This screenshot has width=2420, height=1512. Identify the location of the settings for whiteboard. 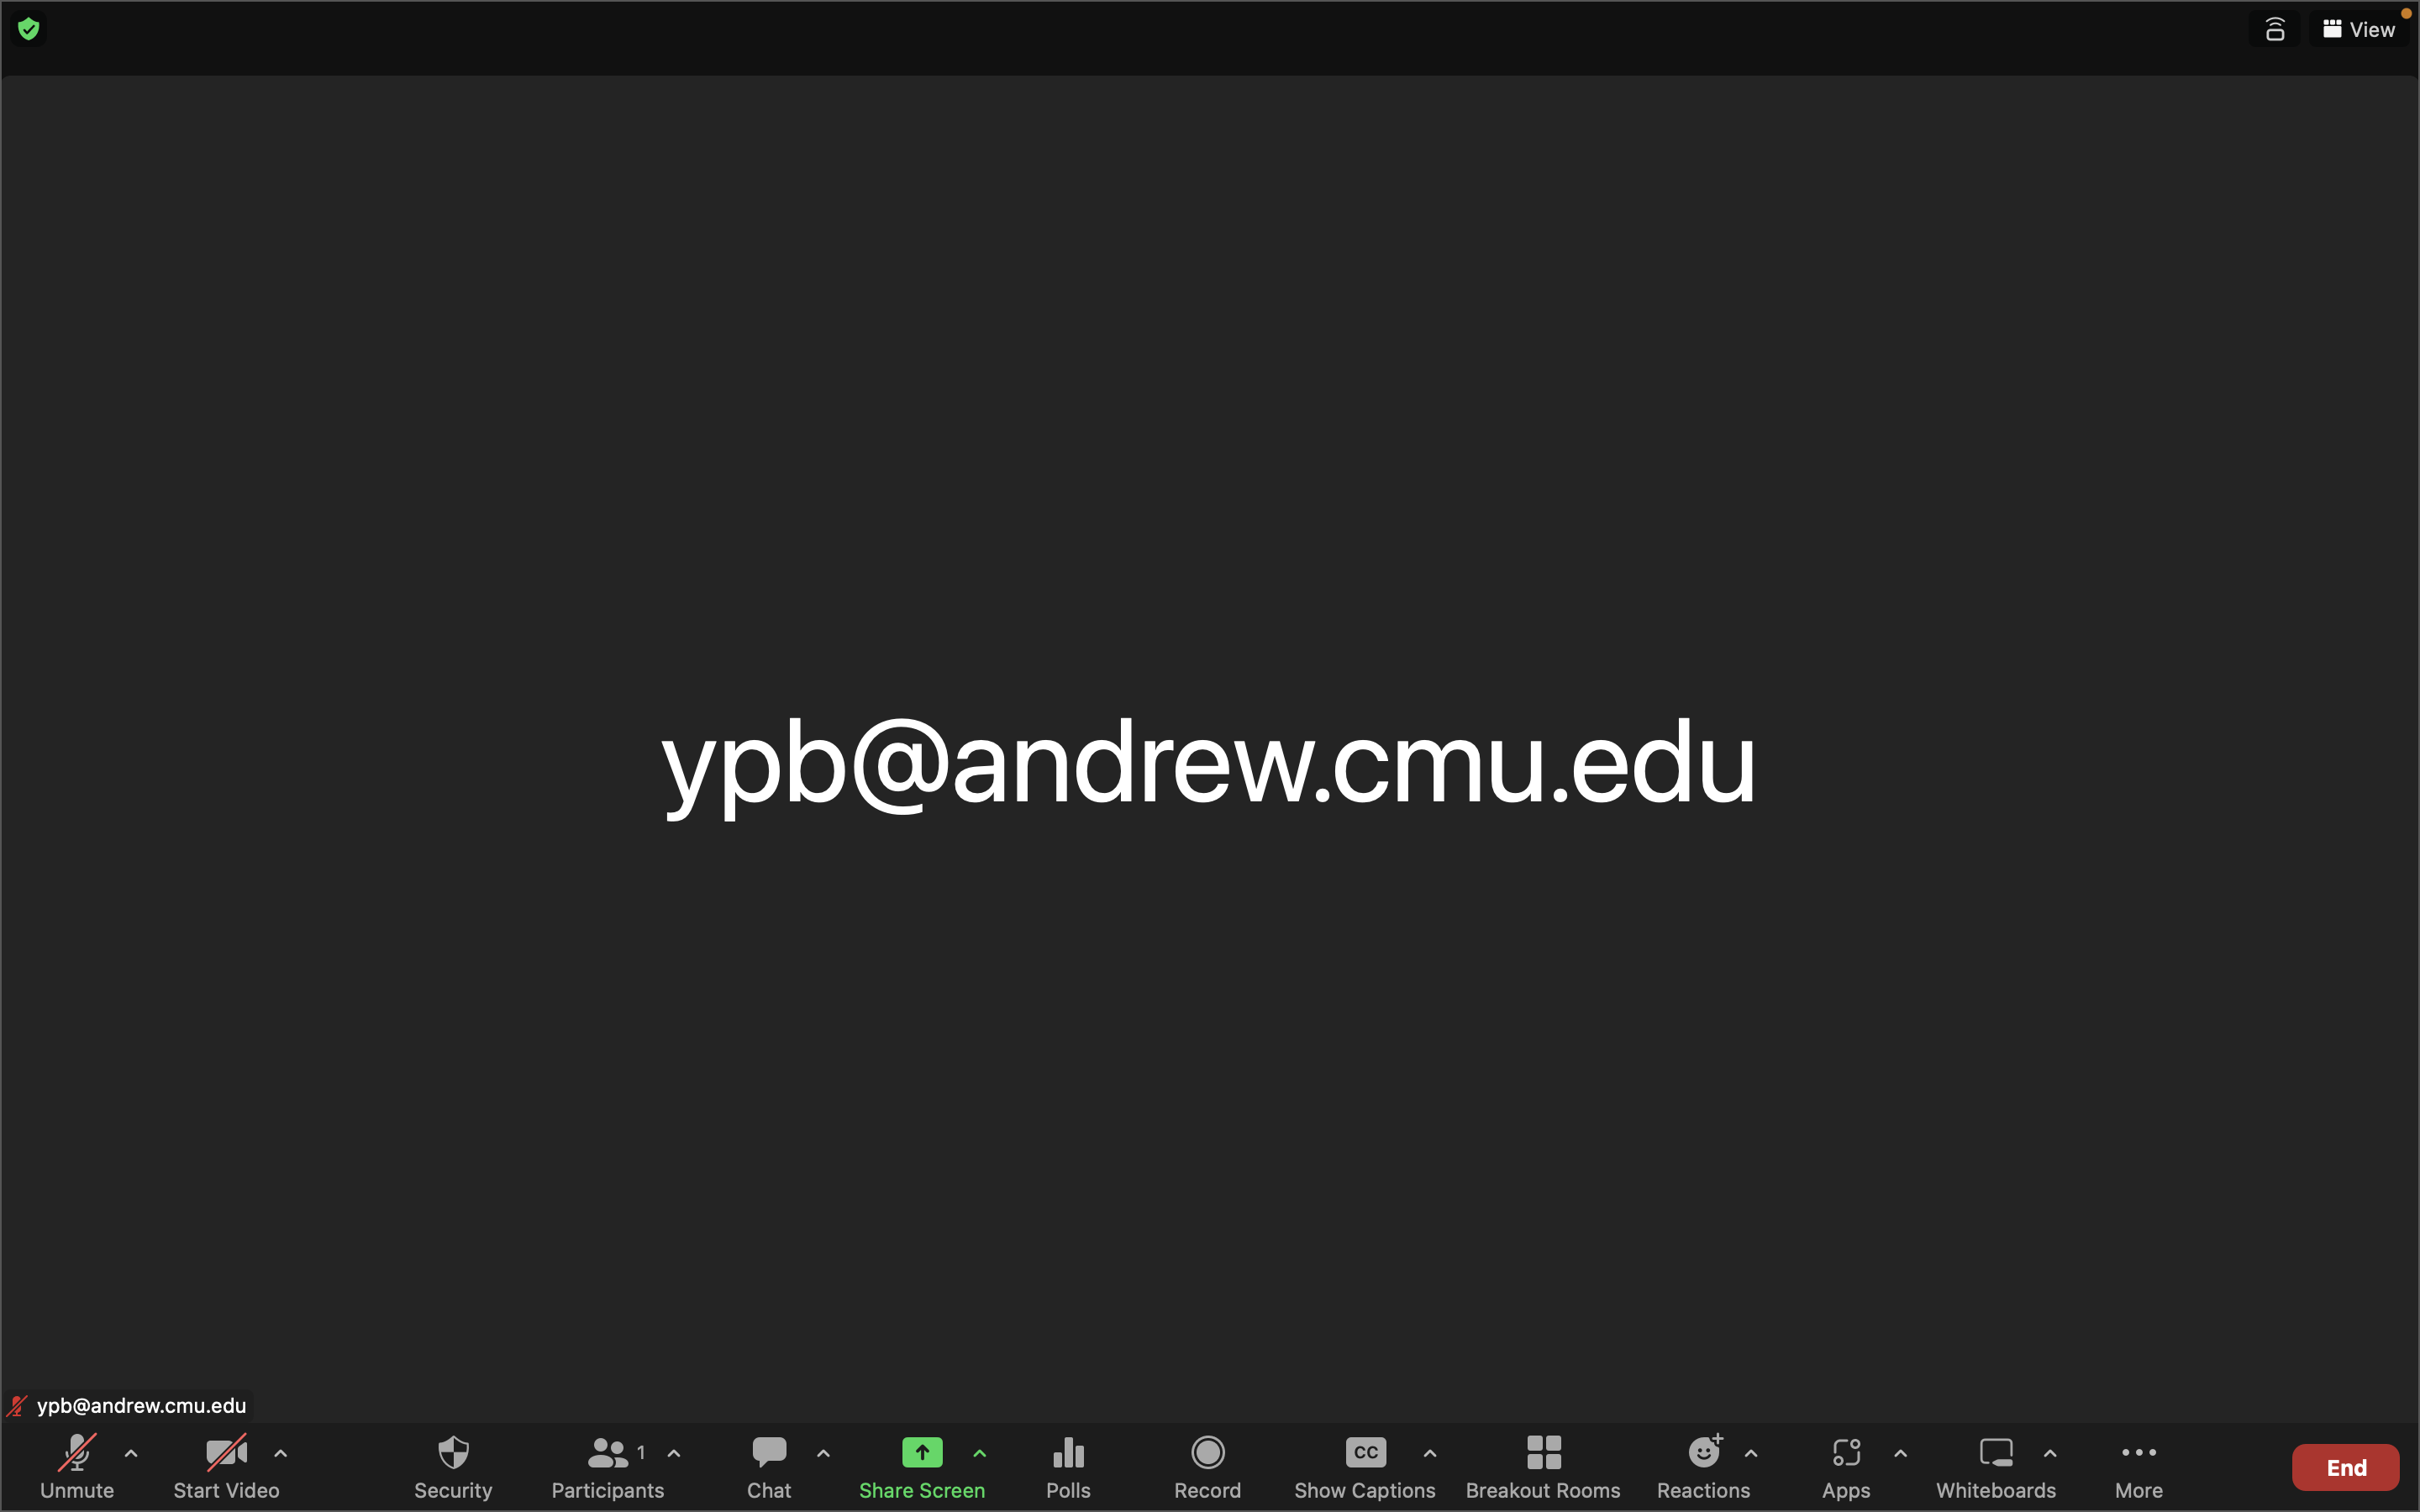
(2049, 1467).